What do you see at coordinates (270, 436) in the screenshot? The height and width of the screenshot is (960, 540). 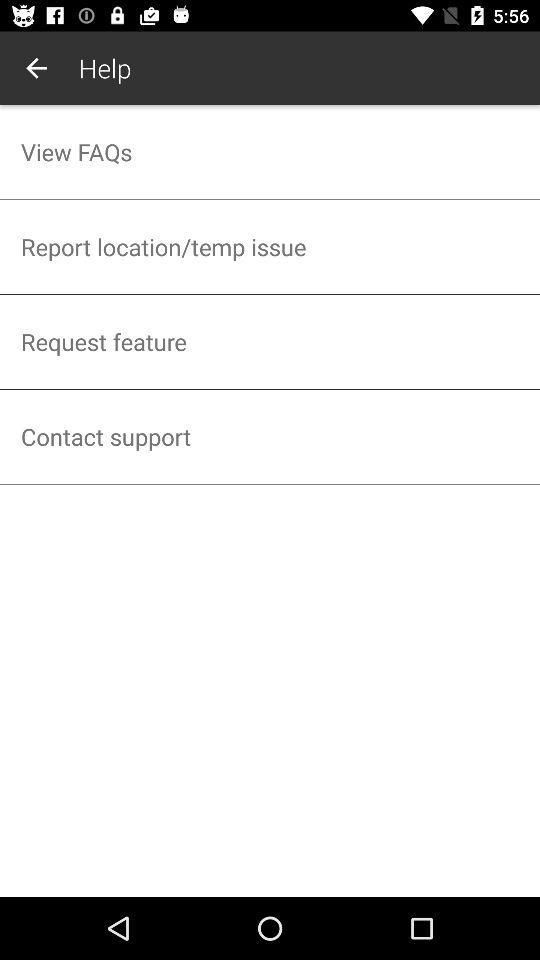 I see `contact support` at bounding box center [270, 436].